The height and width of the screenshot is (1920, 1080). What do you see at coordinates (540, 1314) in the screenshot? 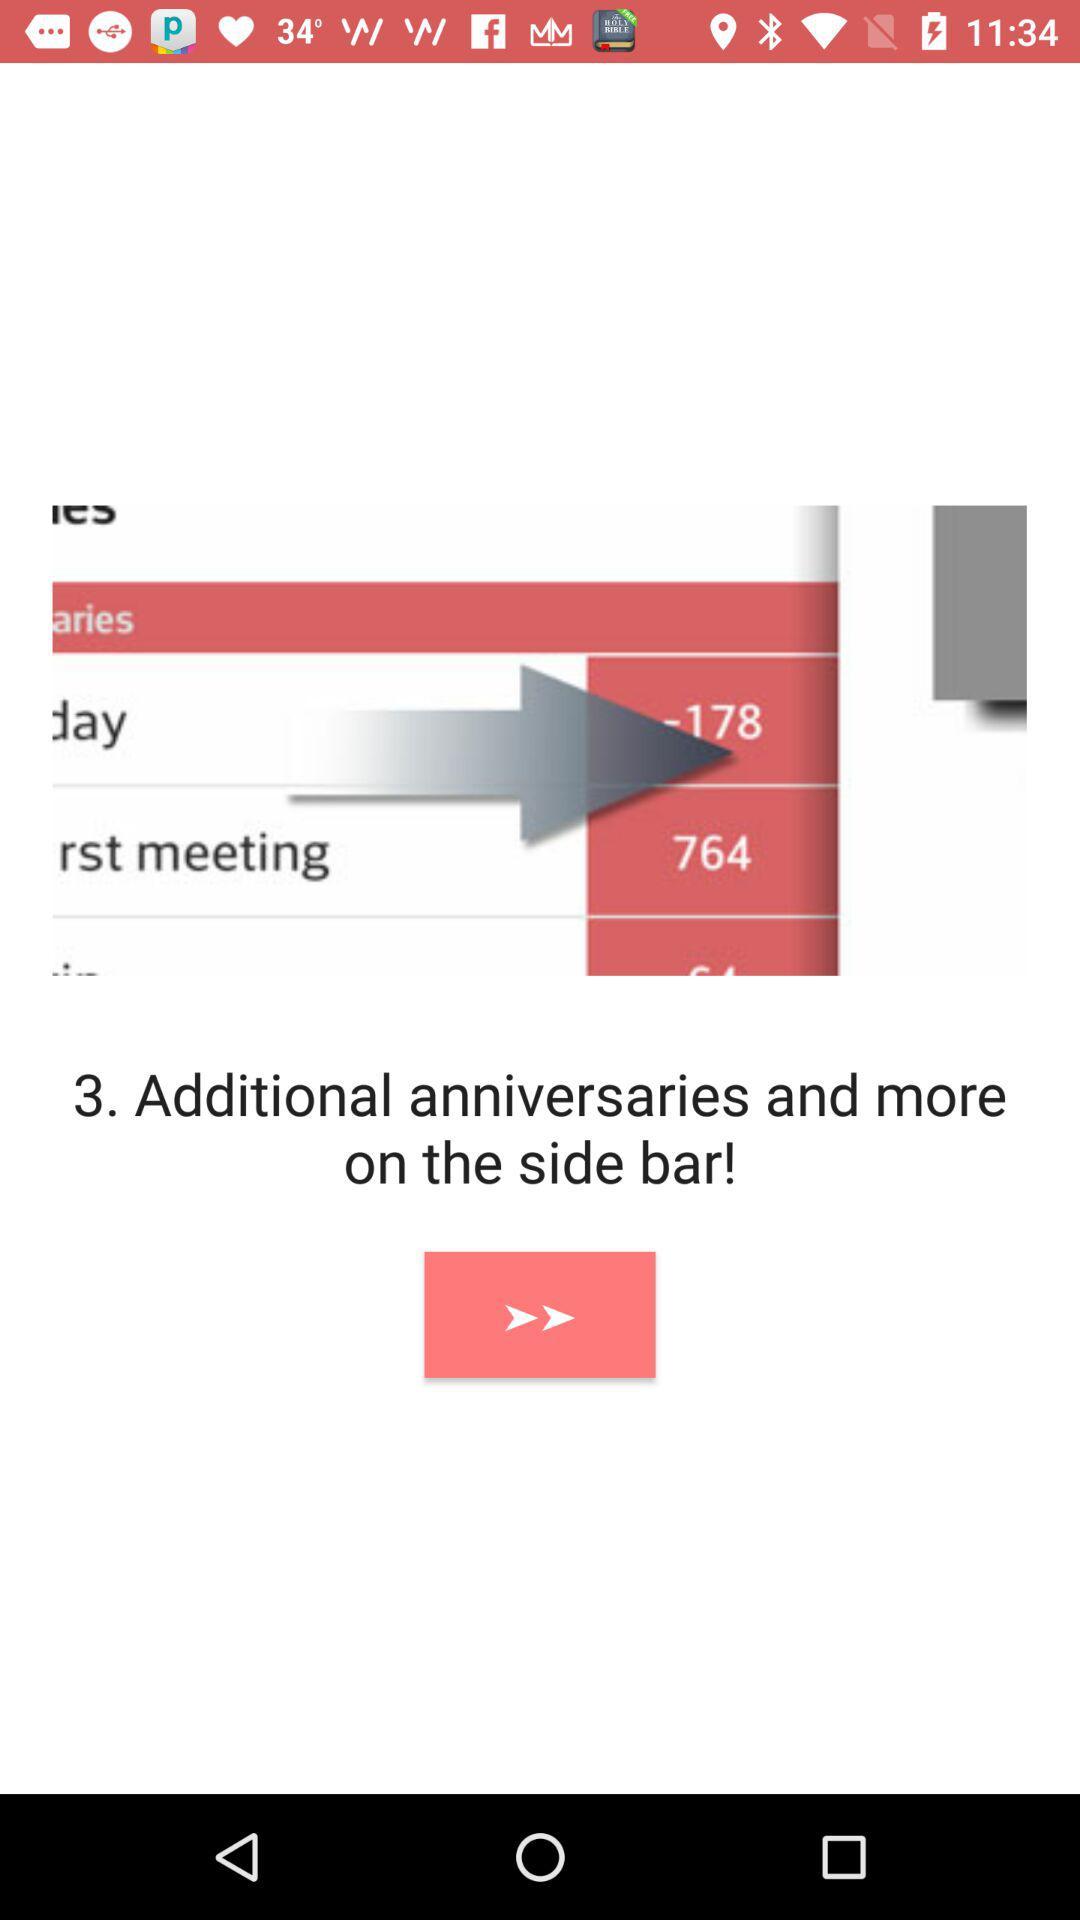
I see `item below 3 additional anniversaries icon` at bounding box center [540, 1314].